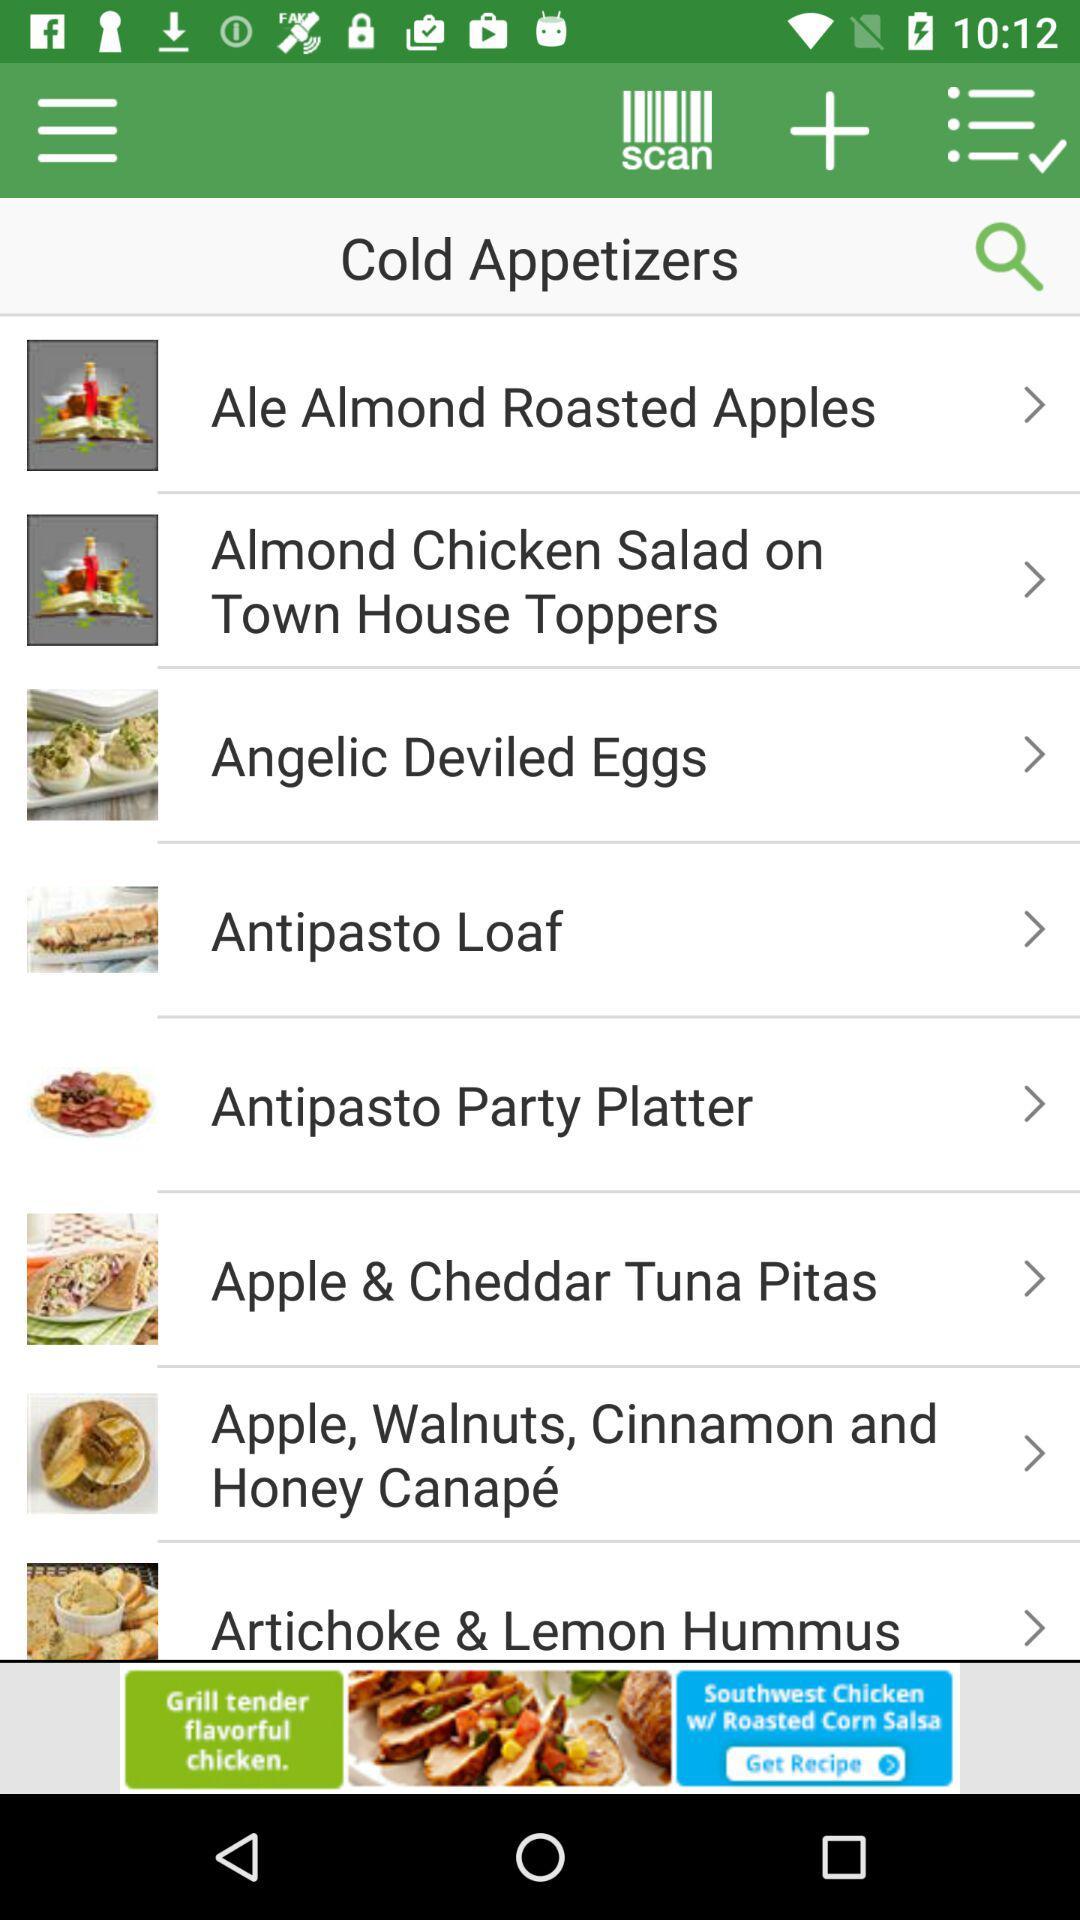 This screenshot has width=1080, height=1920. Describe the element at coordinates (829, 129) in the screenshot. I see `the add icon` at that location.